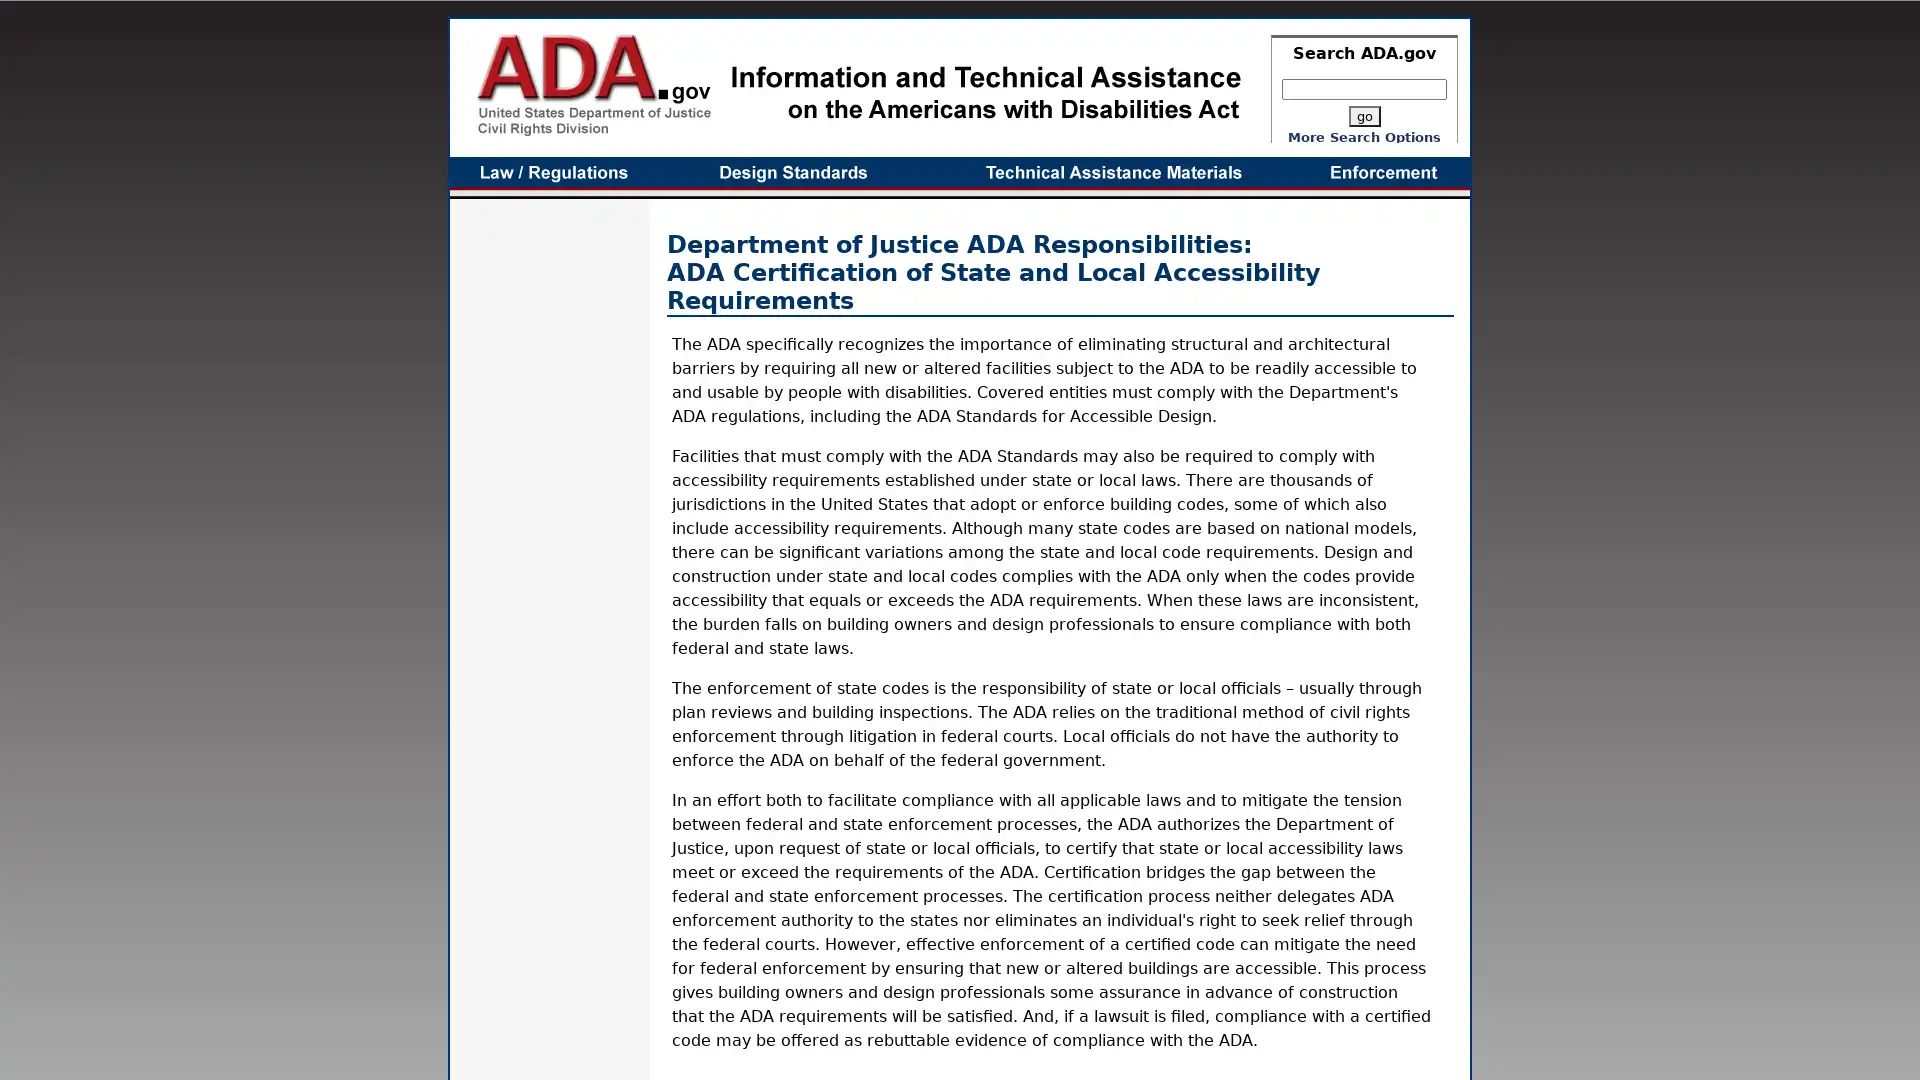  Describe the element at coordinates (1362, 116) in the screenshot. I see `go` at that location.